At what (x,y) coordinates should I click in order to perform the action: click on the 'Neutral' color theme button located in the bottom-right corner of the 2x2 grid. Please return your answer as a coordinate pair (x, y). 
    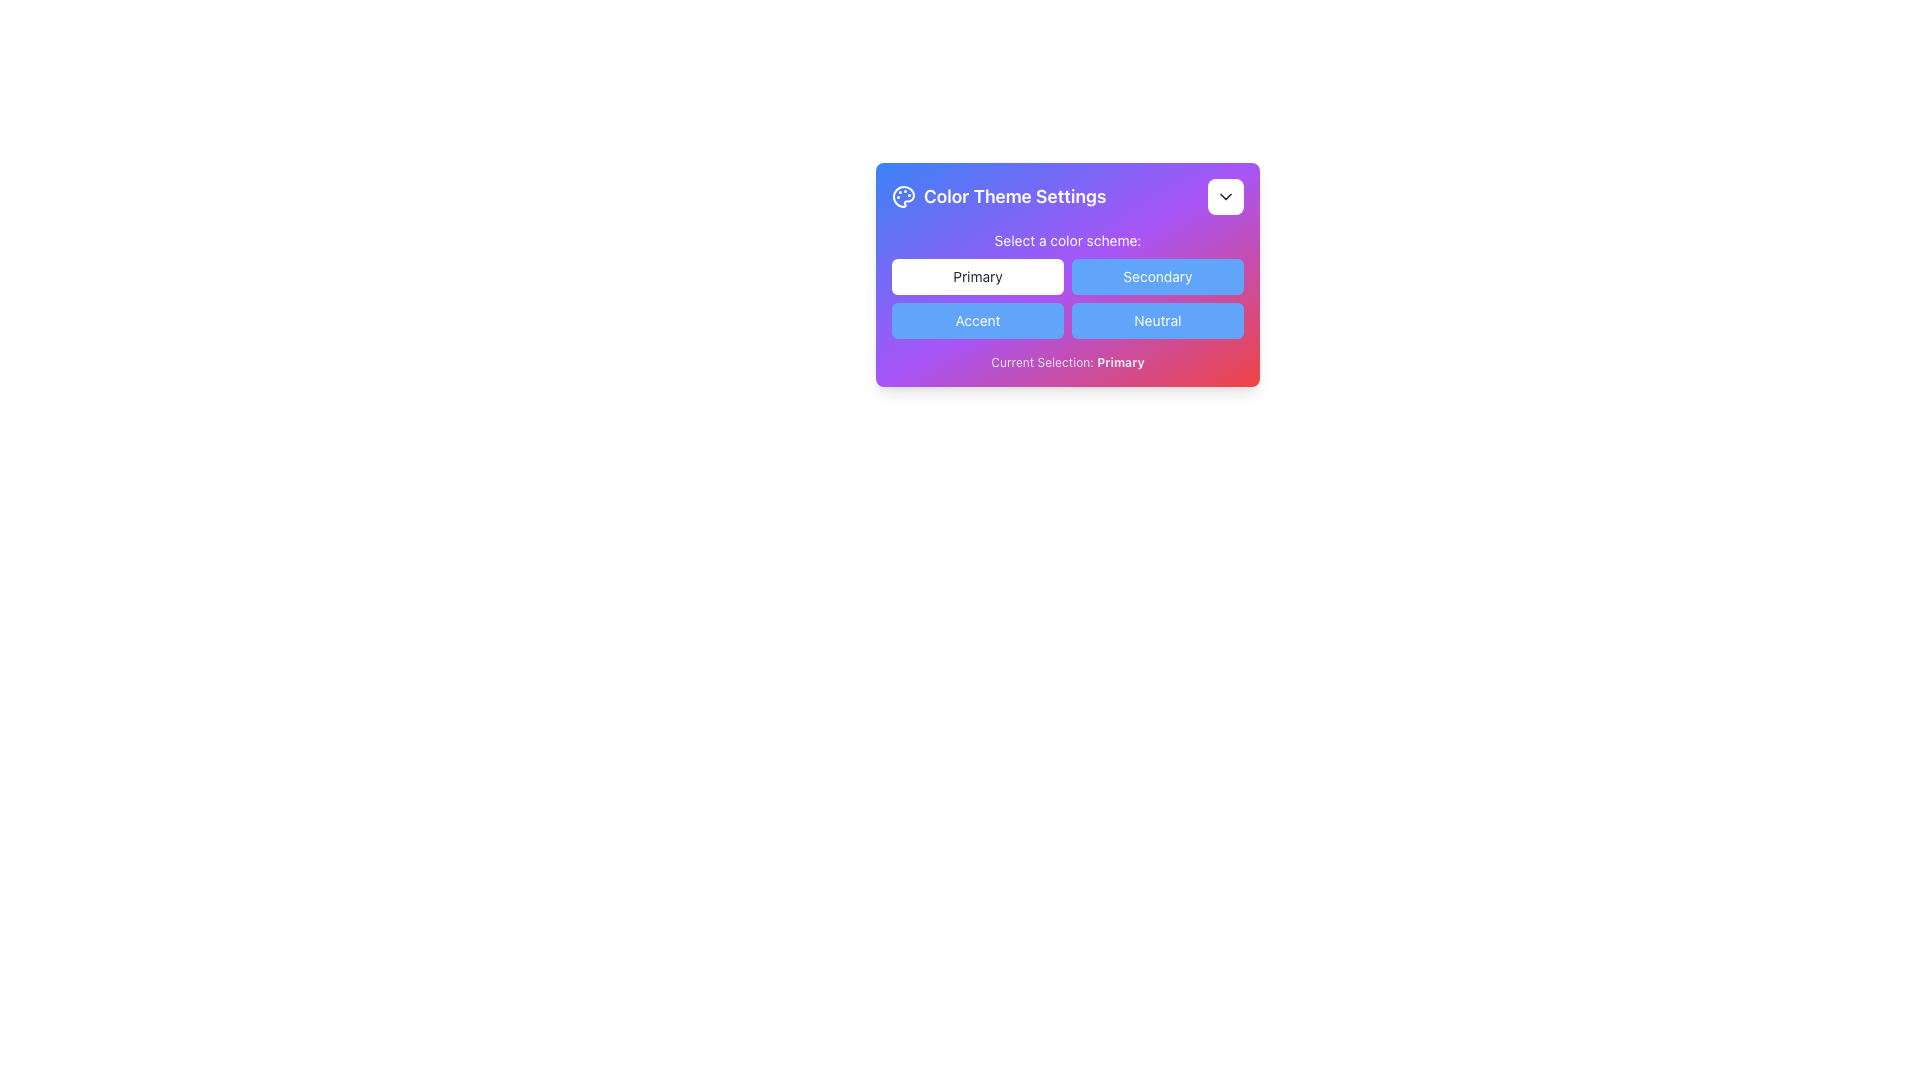
    Looking at the image, I should click on (1157, 319).